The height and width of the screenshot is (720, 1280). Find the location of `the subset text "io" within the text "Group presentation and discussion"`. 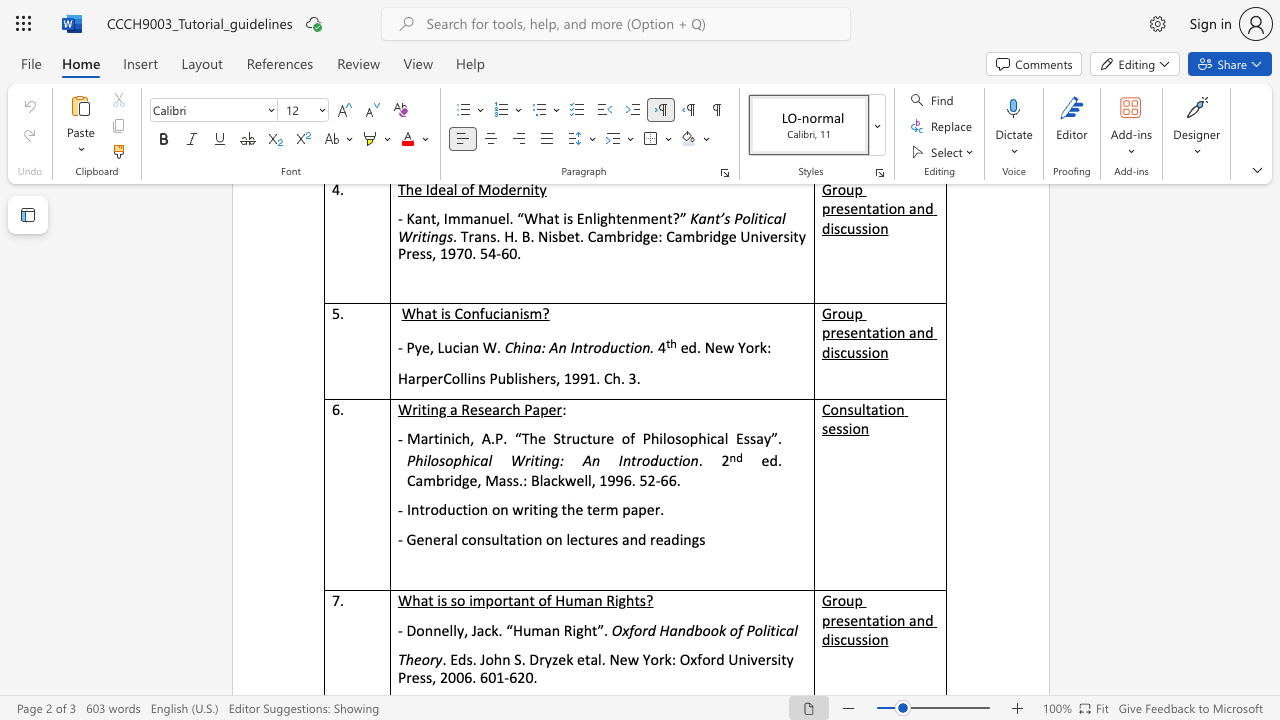

the subset text "io" within the text "Group presentation and discussion" is located at coordinates (867, 639).